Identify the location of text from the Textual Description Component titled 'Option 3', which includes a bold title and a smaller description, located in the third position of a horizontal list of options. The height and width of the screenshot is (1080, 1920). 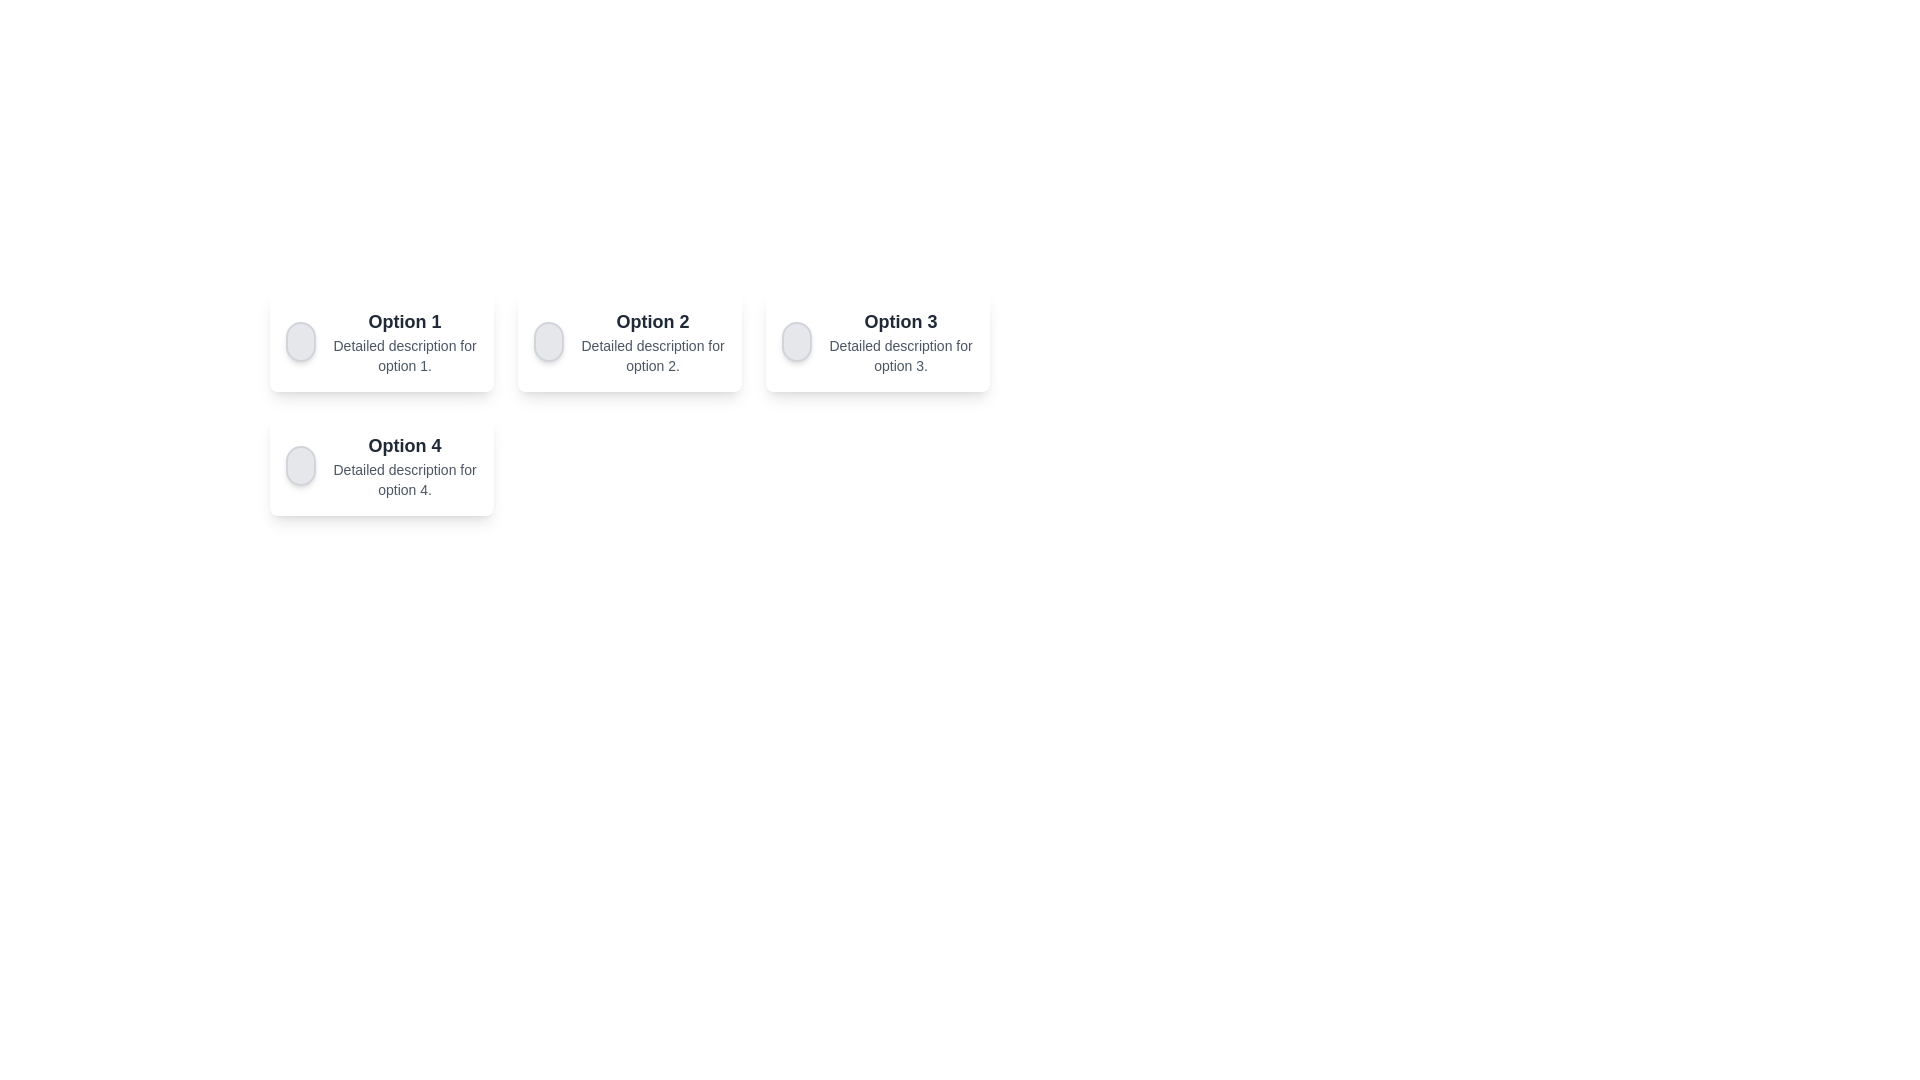
(900, 341).